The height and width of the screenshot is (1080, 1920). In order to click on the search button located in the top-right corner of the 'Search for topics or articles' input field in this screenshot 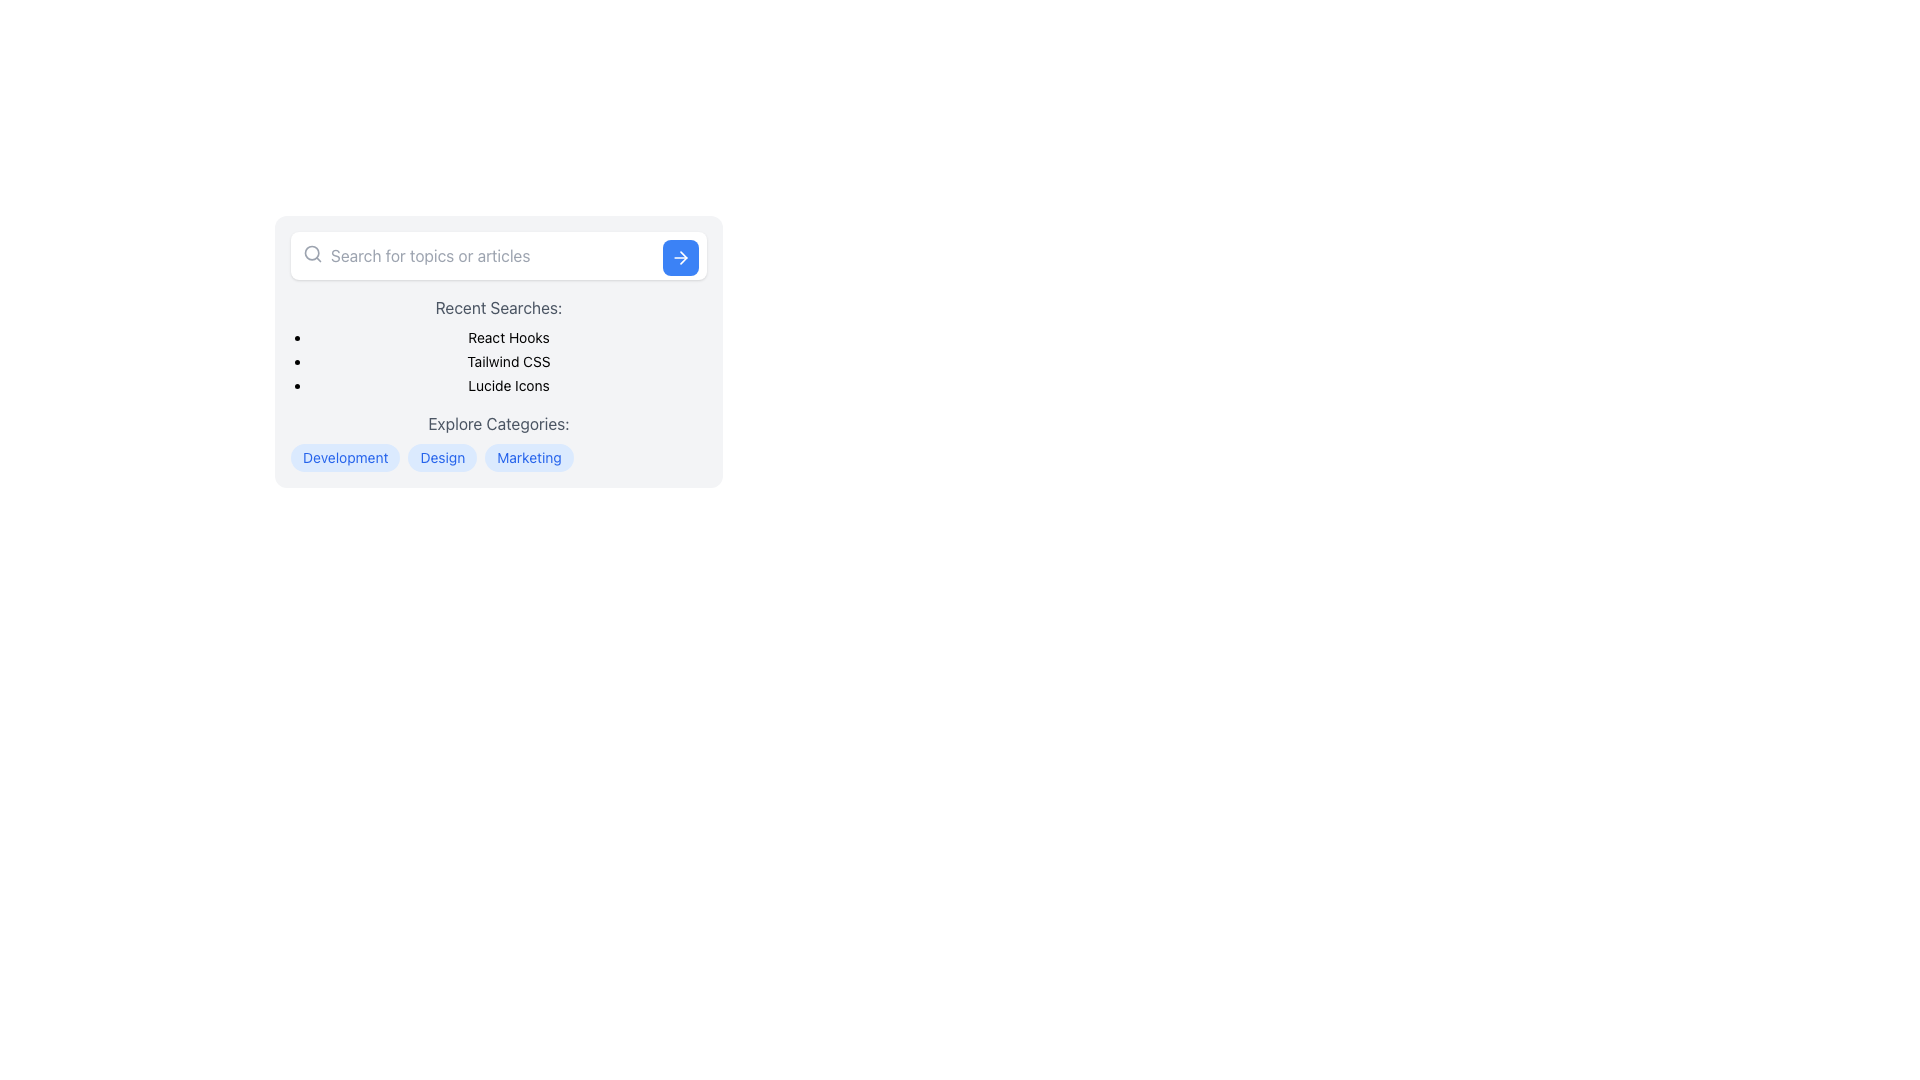, I will do `click(681, 257)`.